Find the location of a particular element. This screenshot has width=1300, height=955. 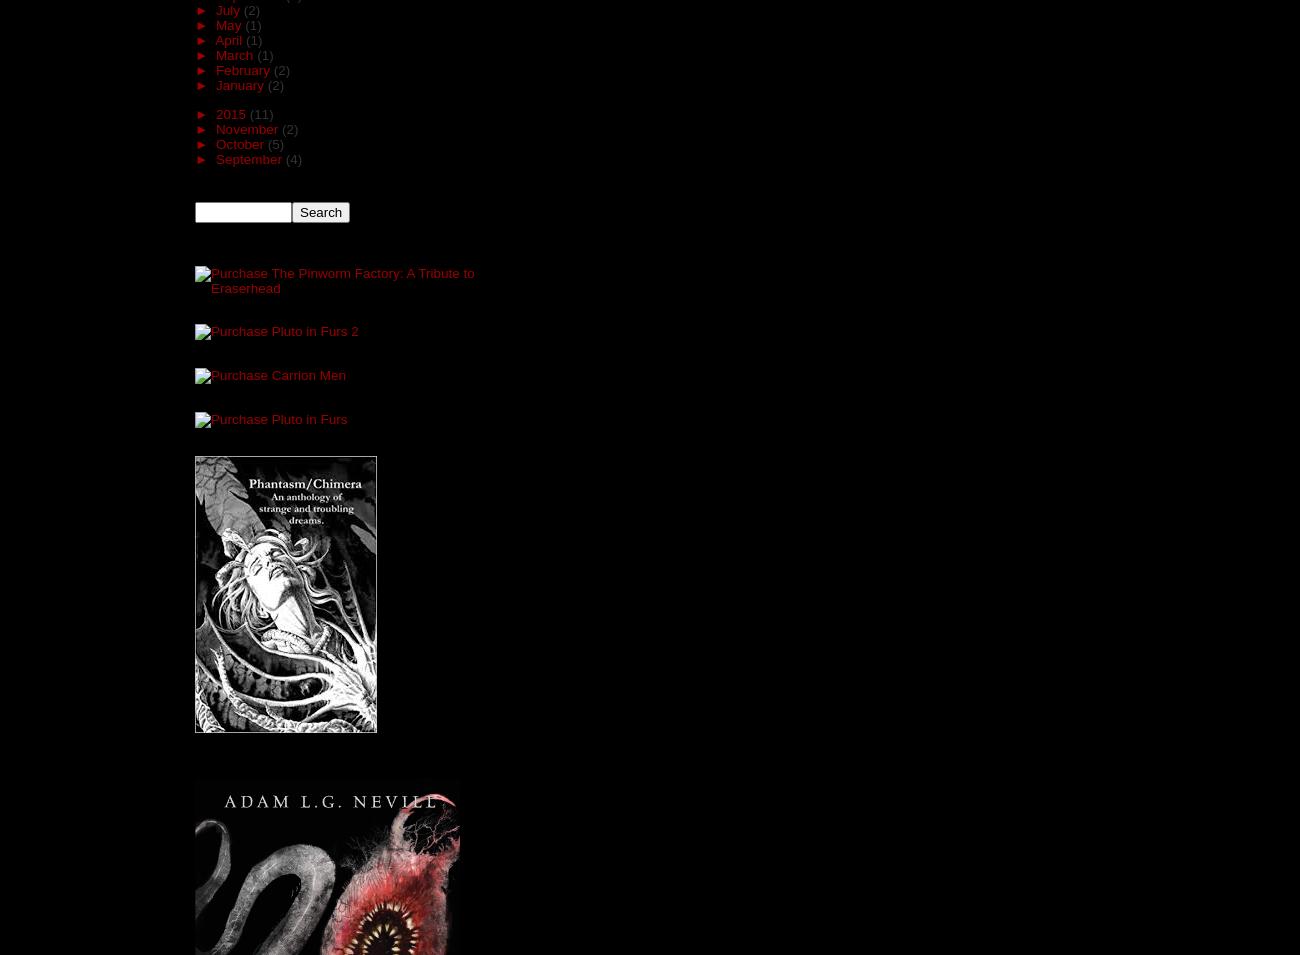

'2015' is located at coordinates (231, 112).